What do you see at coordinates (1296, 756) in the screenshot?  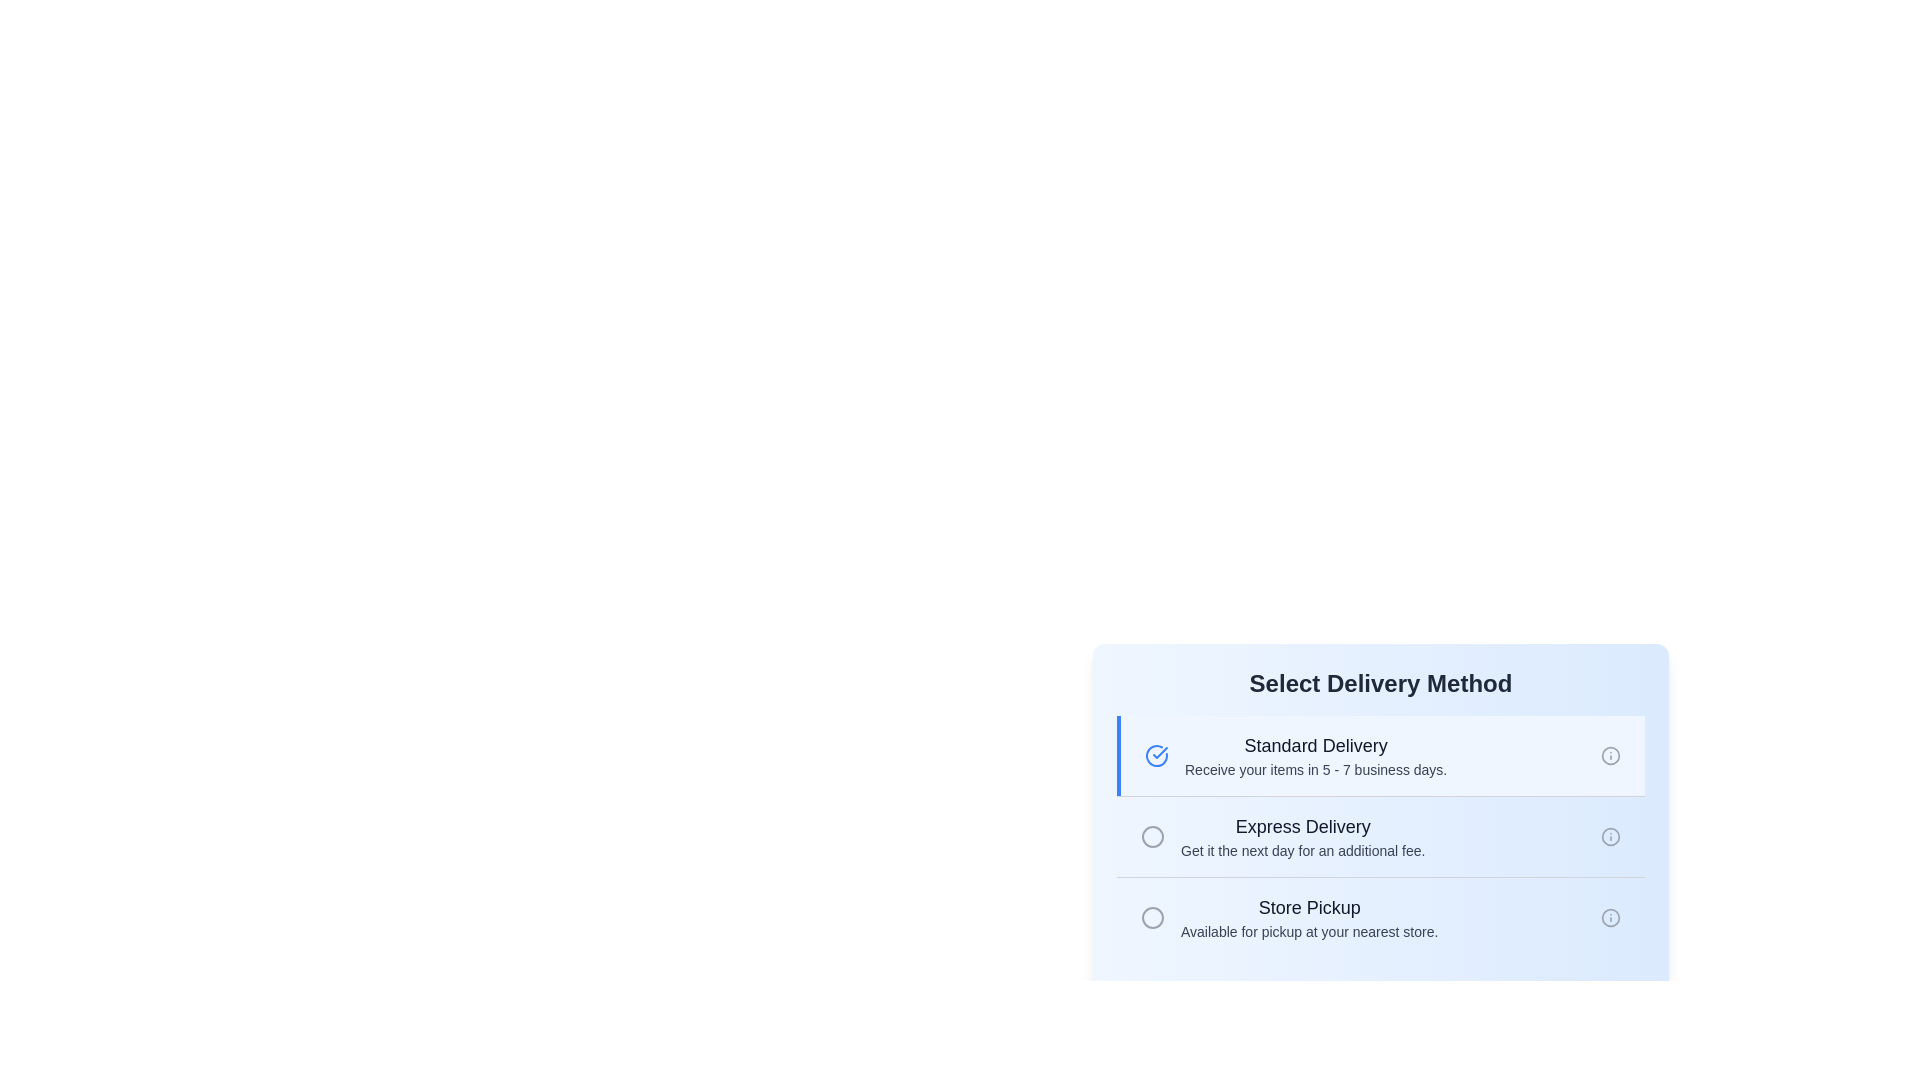 I see `the first selectable option for 'Standard Delivery' in the delivery methods list` at bounding box center [1296, 756].